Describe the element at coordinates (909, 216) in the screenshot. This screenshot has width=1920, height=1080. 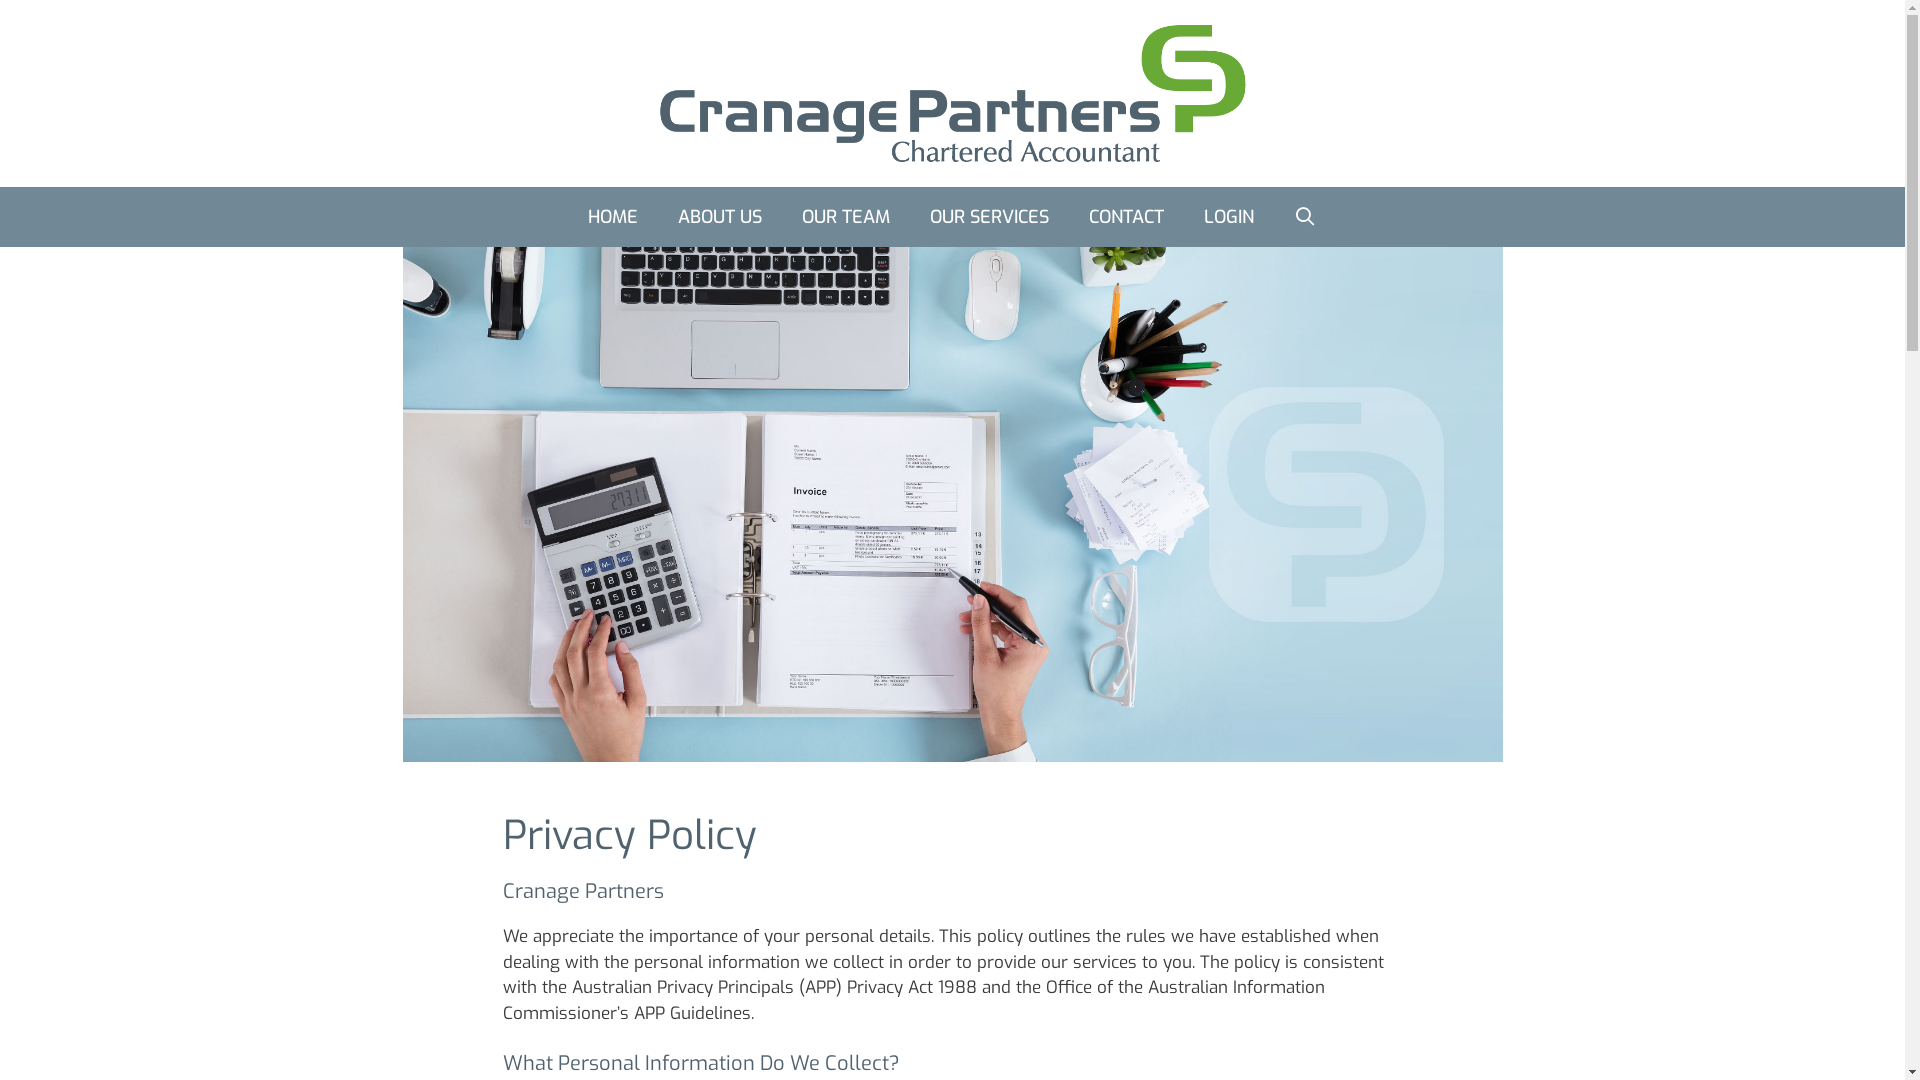
I see `'OUR SERVICES'` at that location.